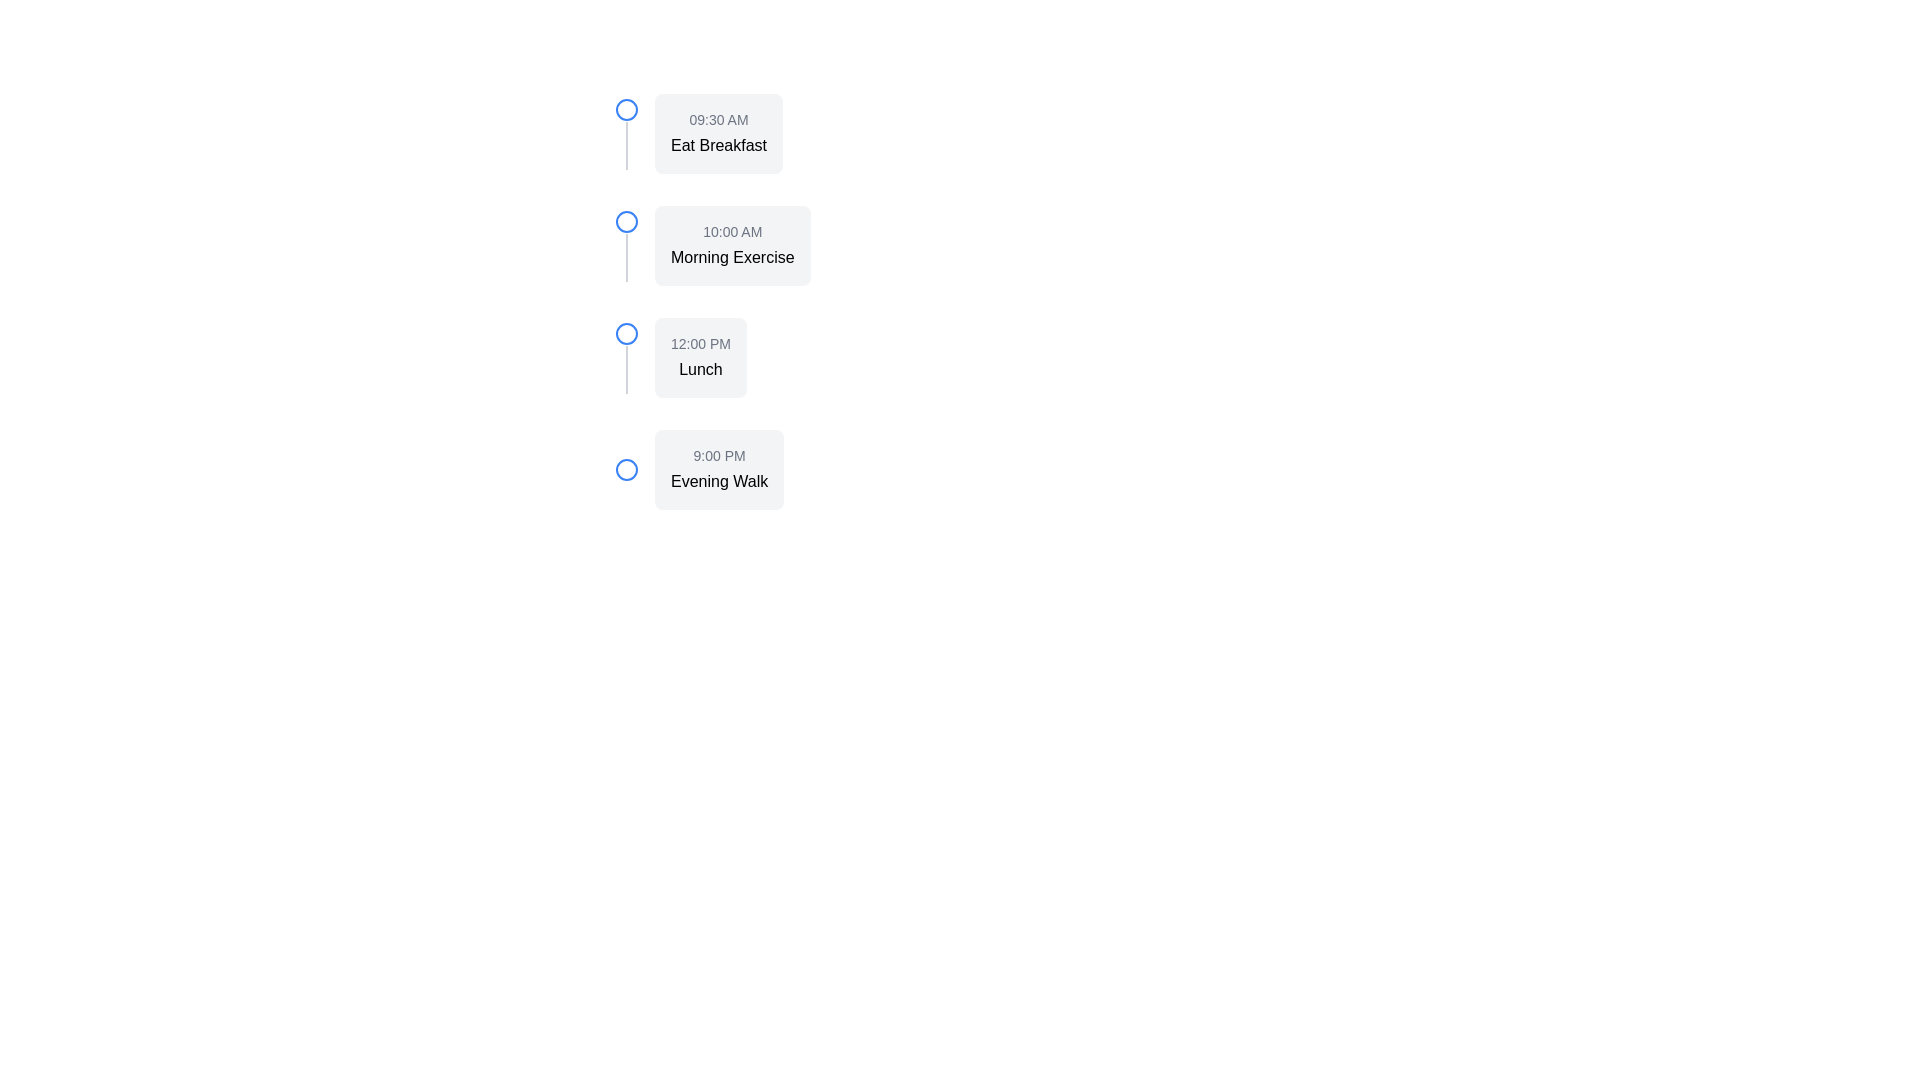 This screenshot has height=1080, width=1920. I want to click on the blue outlined circular icon with a white interior, which is the second circle in the vertical timeline located to the left of the 'Morning Exercise' label at '10:00 AM', so click(626, 222).